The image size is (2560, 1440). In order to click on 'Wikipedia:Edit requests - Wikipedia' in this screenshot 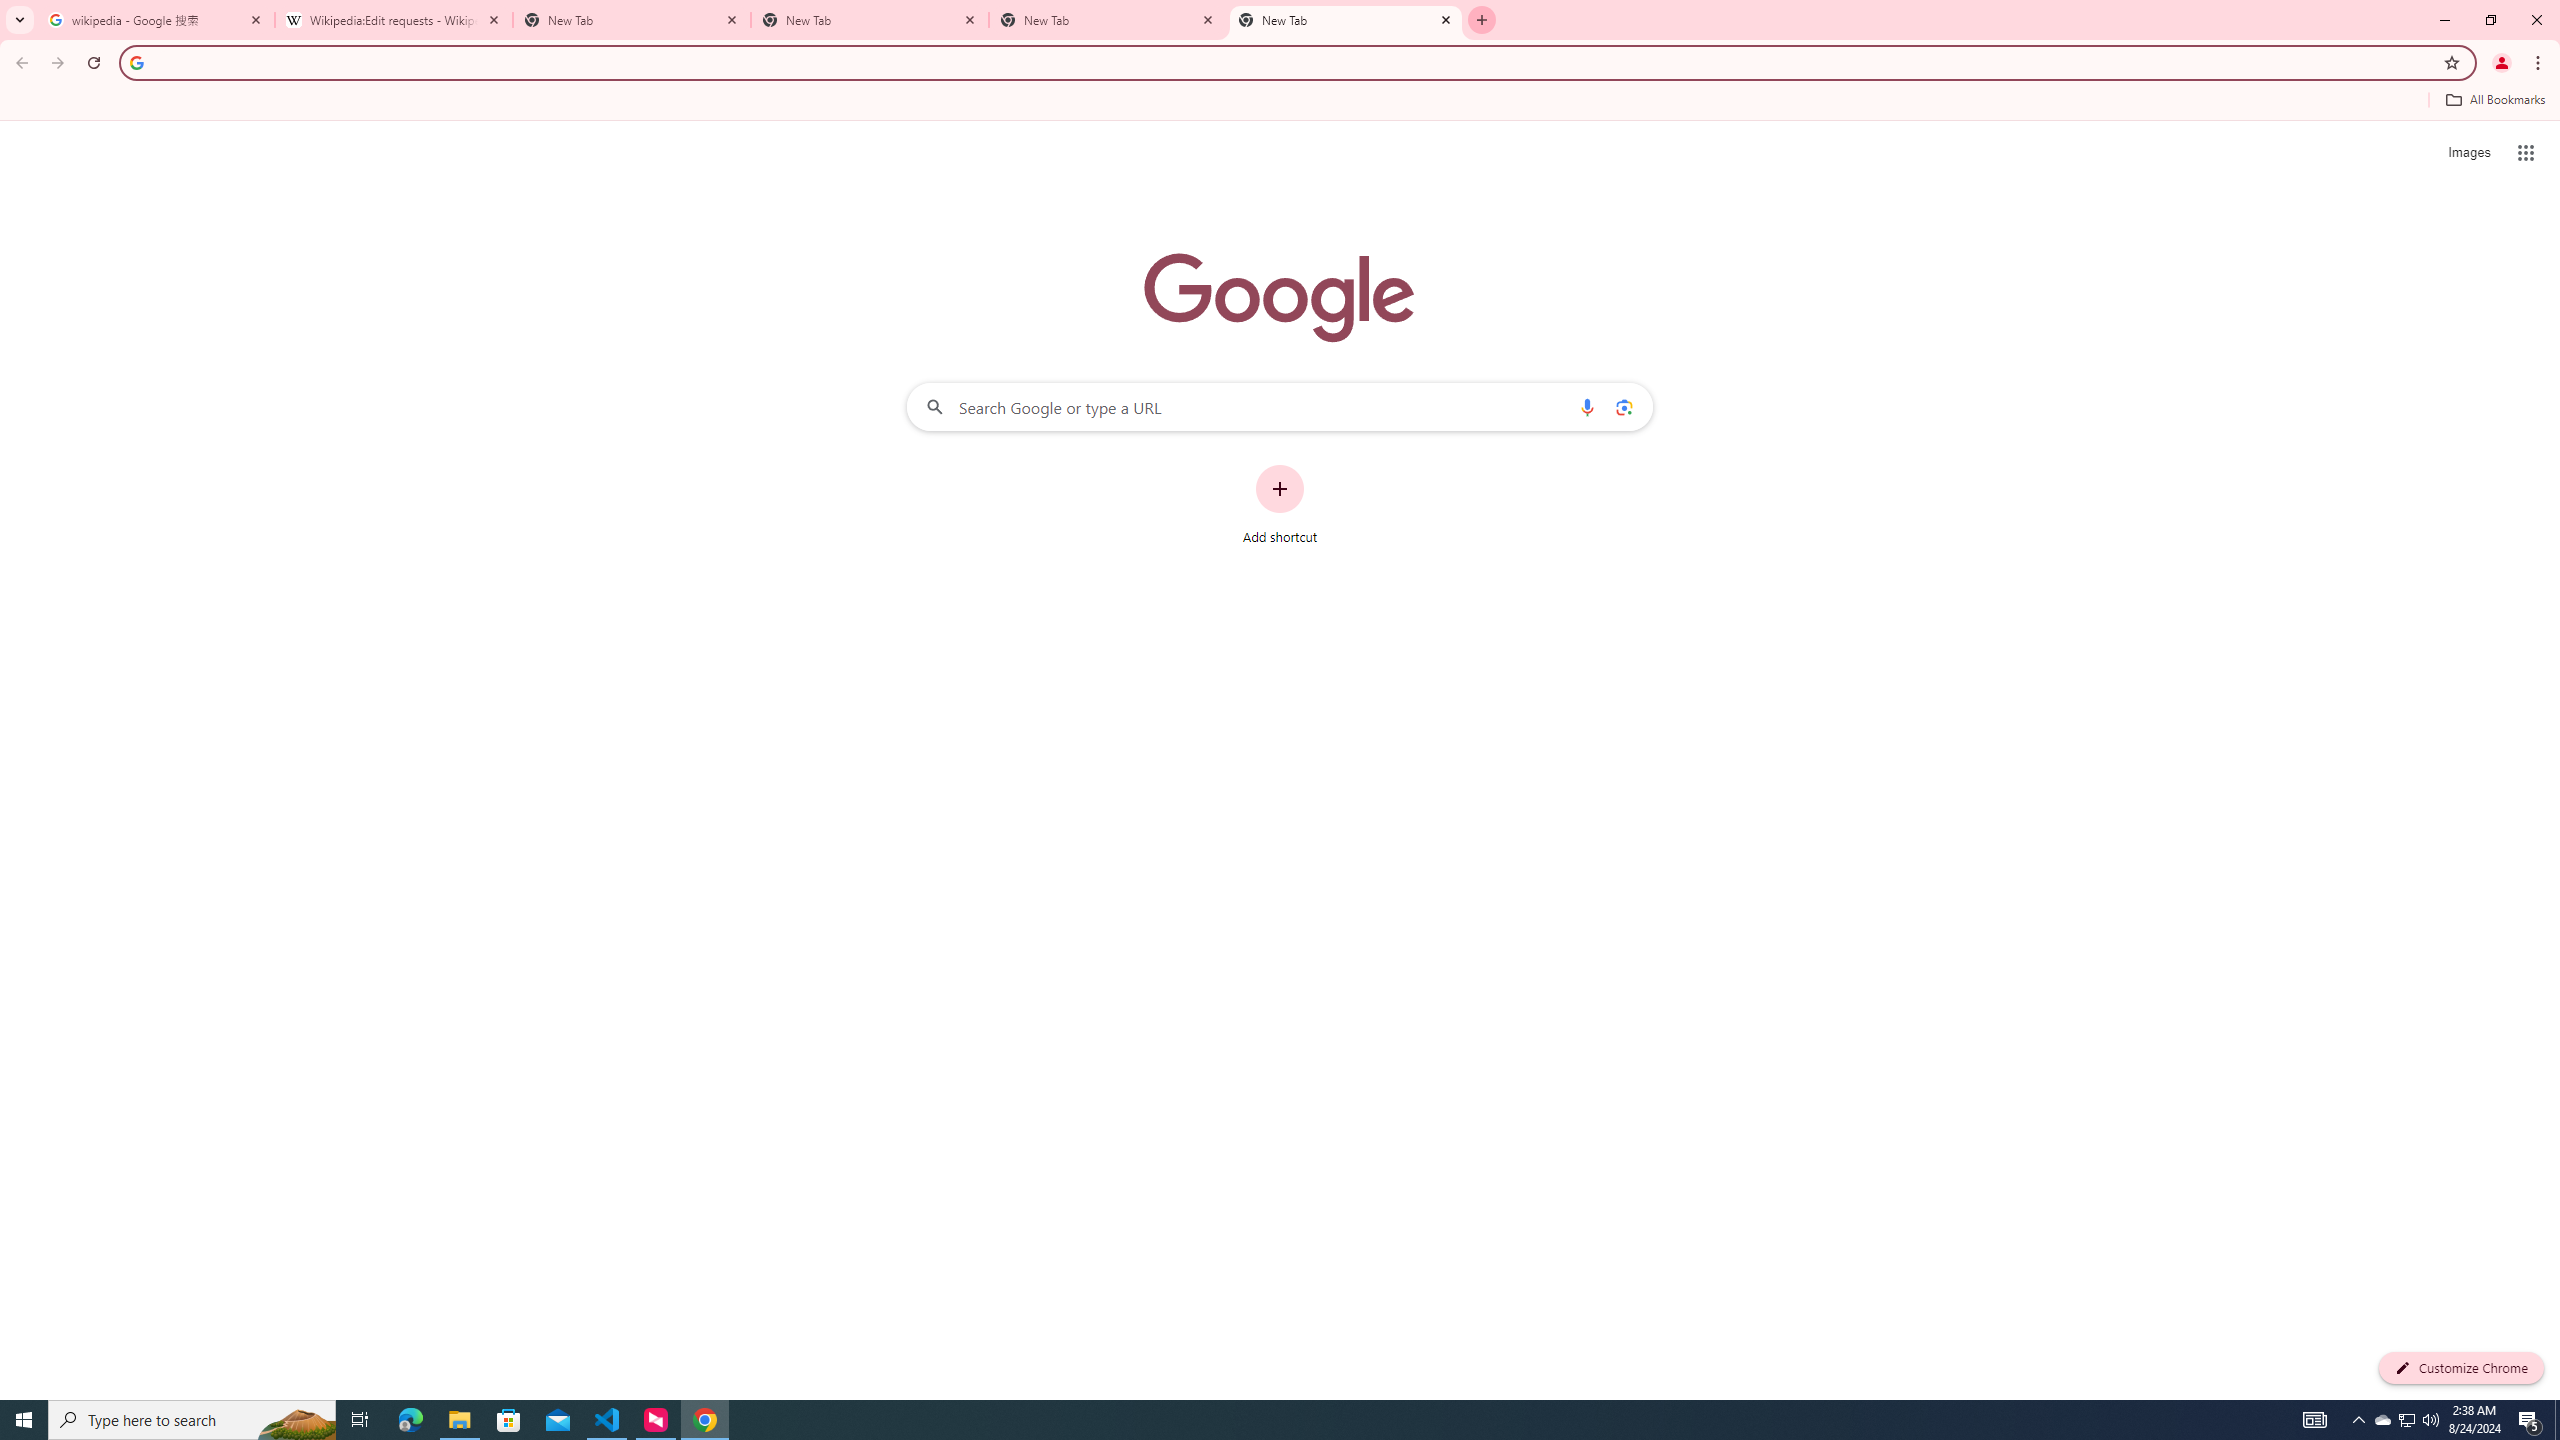, I will do `click(394, 19)`.